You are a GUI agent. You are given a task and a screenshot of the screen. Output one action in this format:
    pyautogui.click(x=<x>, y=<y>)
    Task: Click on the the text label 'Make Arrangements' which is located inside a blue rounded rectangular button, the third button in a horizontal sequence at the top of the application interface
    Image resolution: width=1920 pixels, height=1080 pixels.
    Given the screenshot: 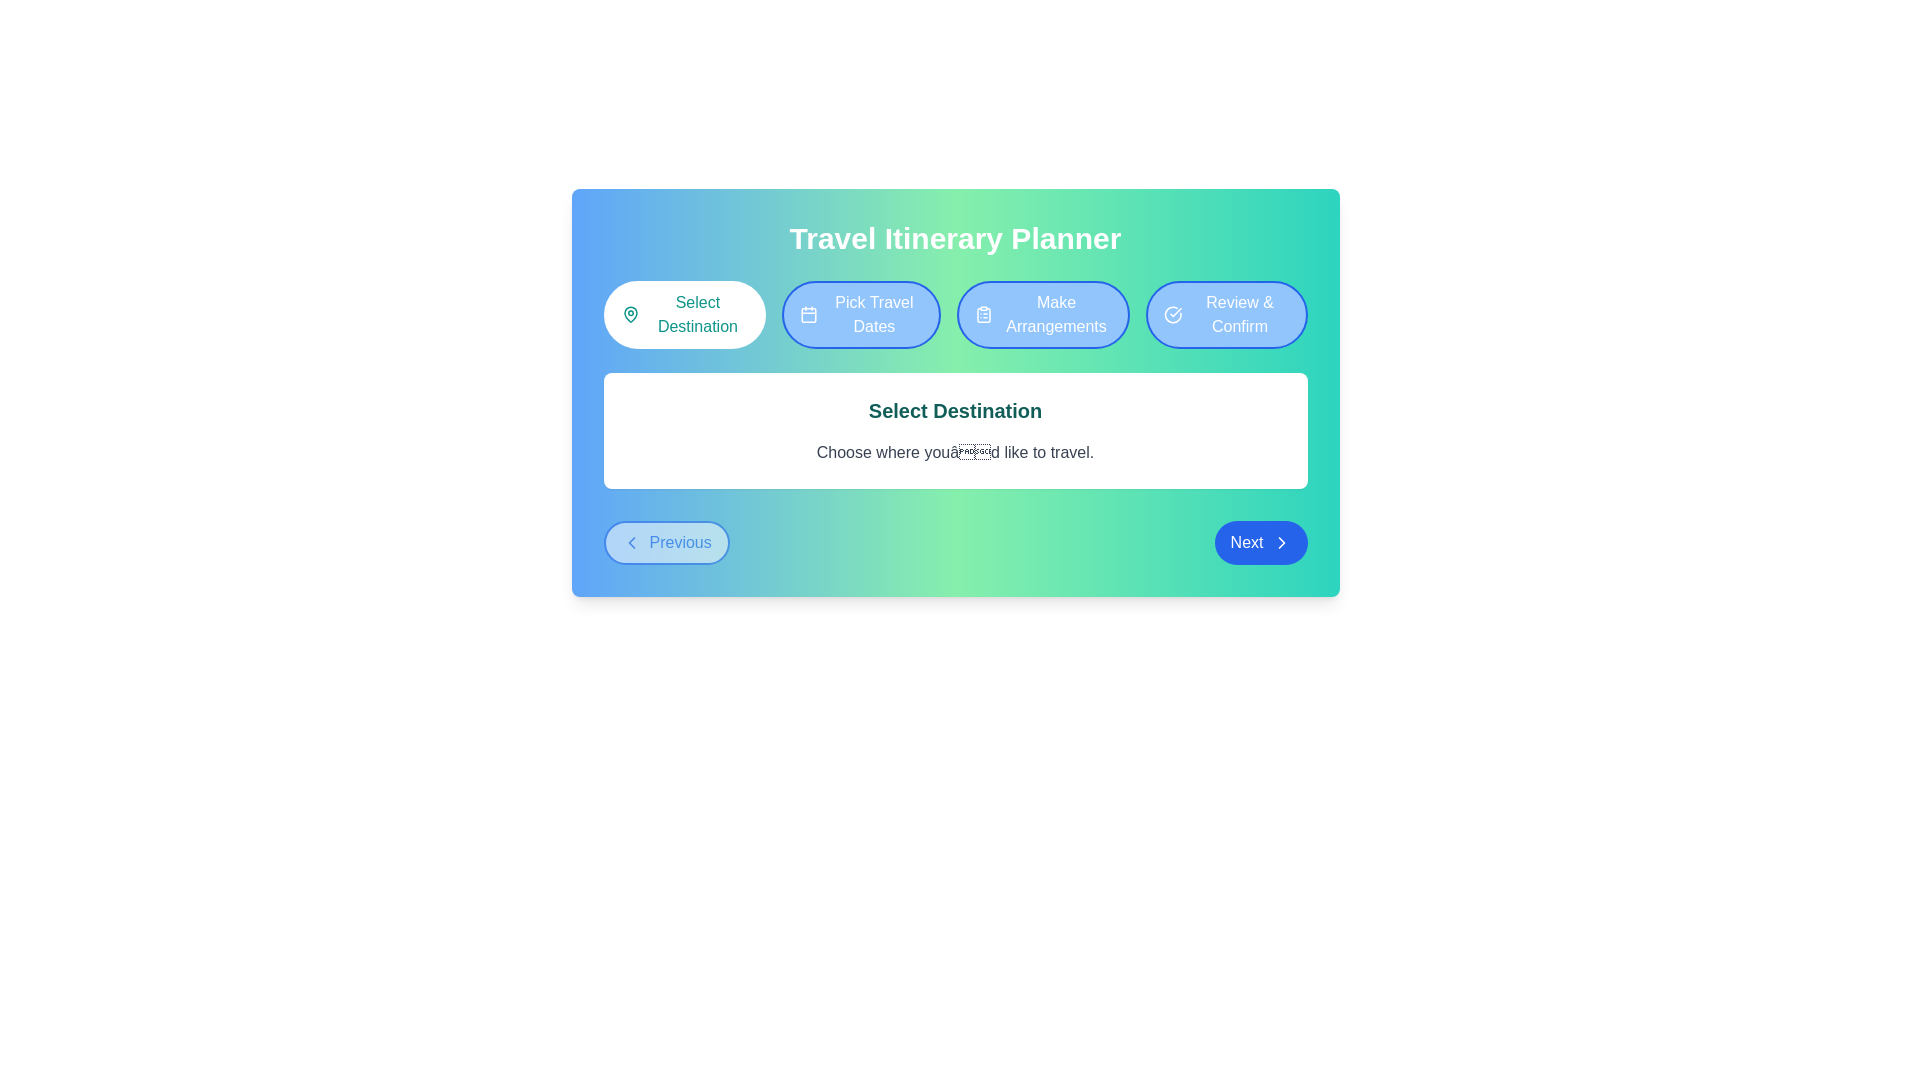 What is the action you would take?
    pyautogui.click(x=1055, y=315)
    